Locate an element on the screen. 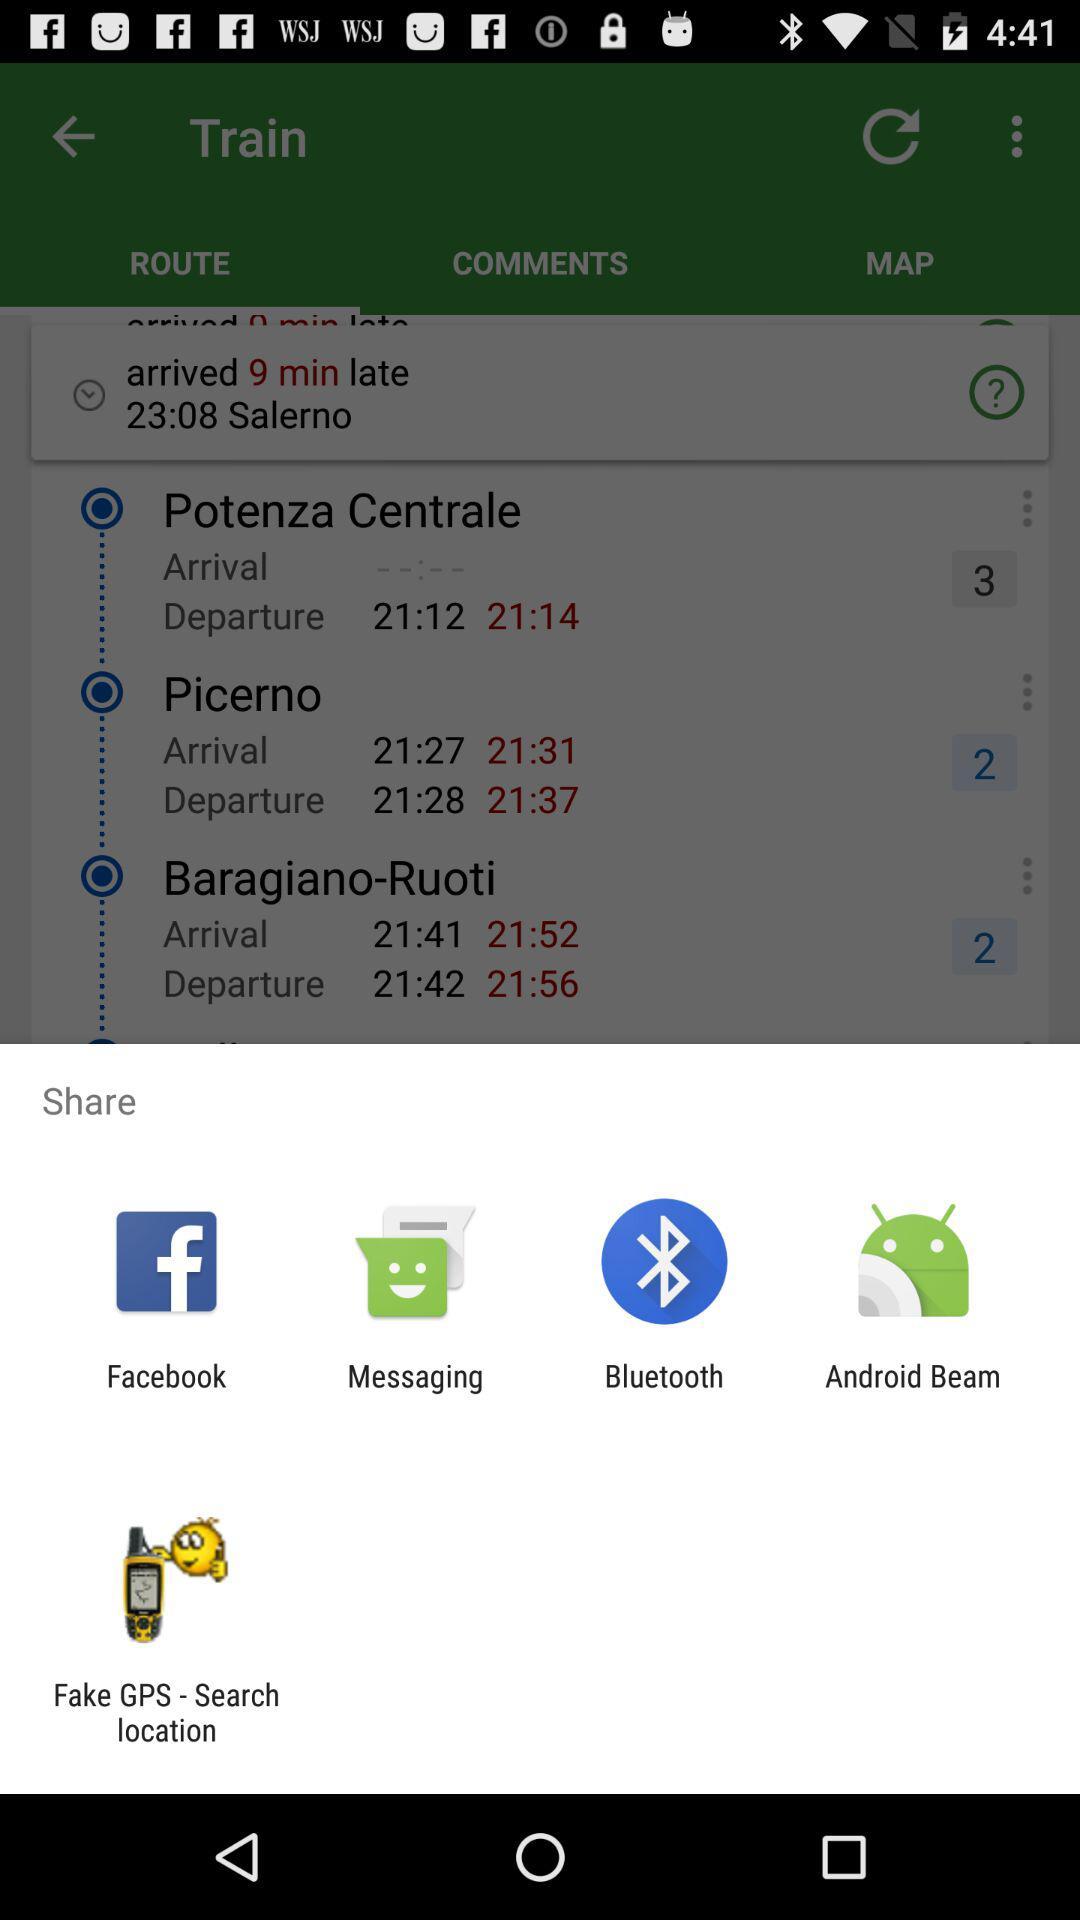 The width and height of the screenshot is (1080, 1920). icon next to the bluetooth is located at coordinates (913, 1392).